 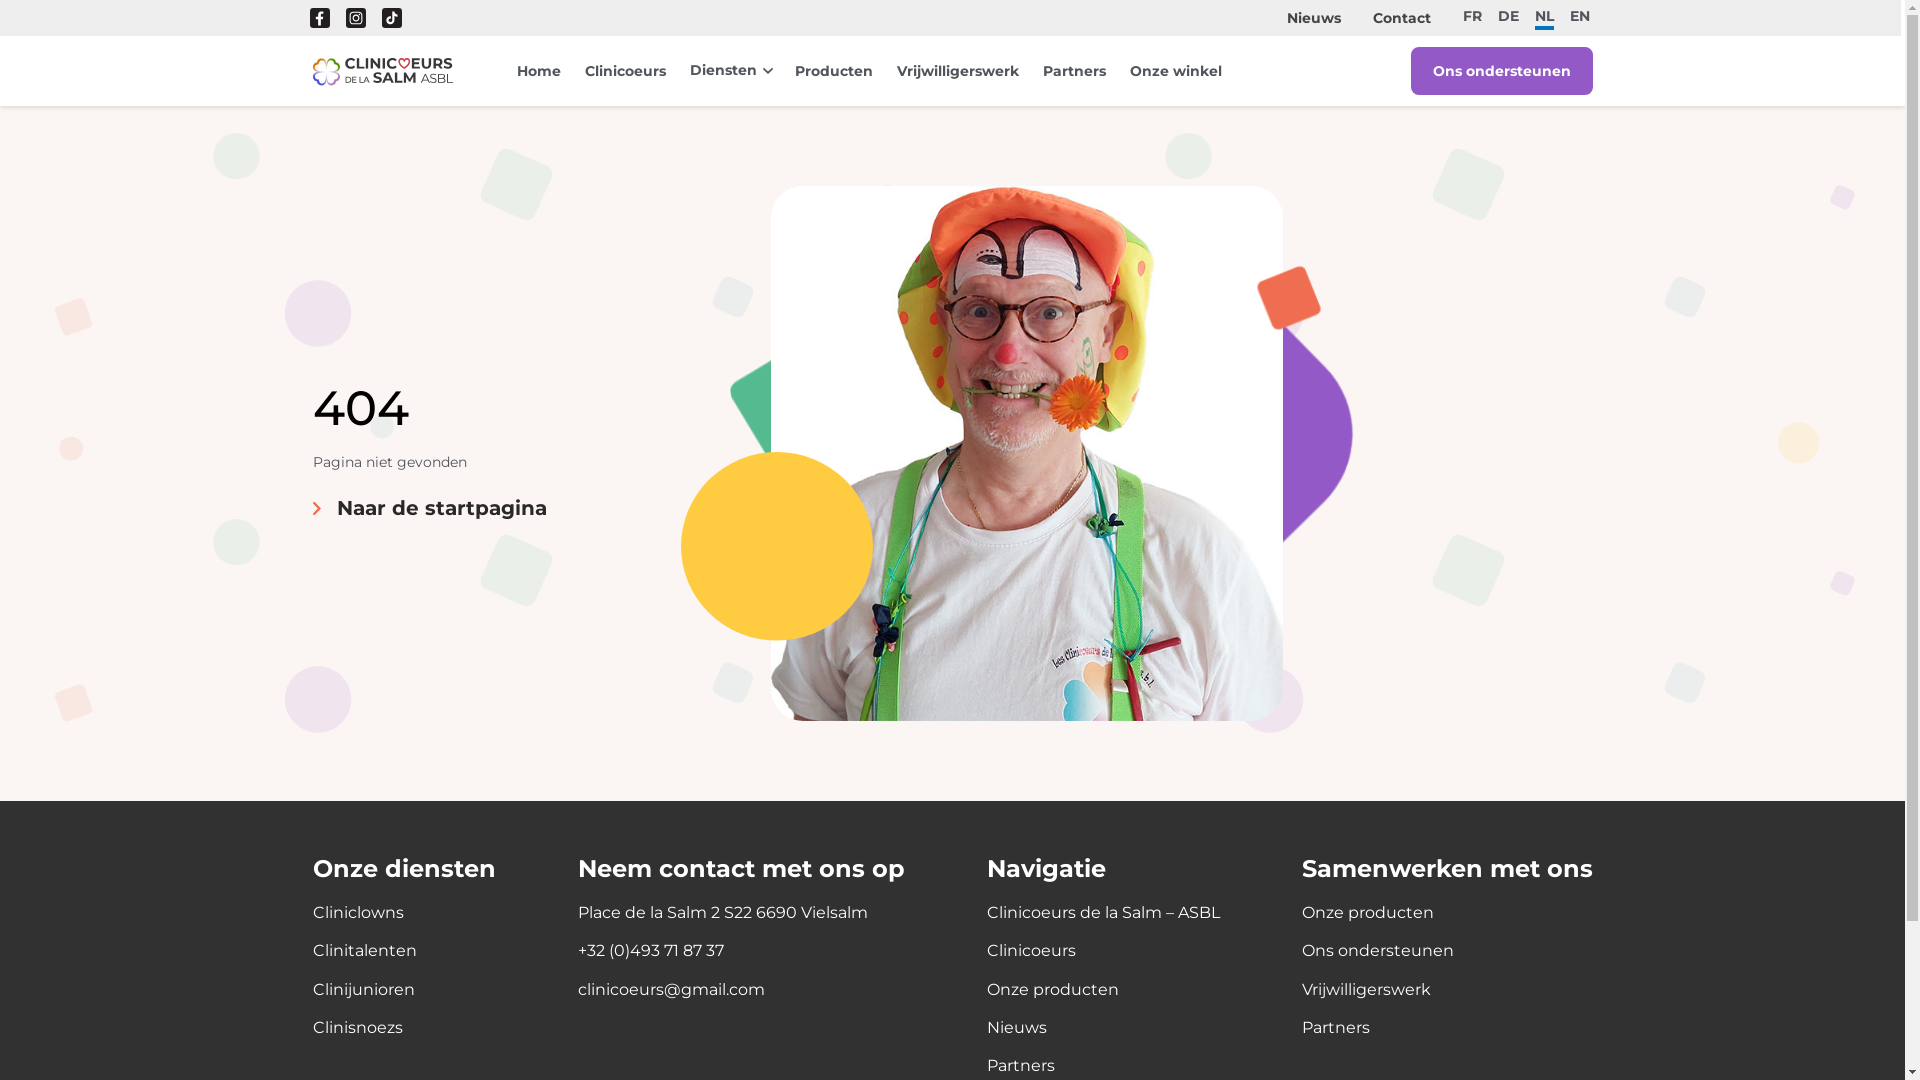 I want to click on '+32 (0)493 71 87 37', so click(x=651, y=950).